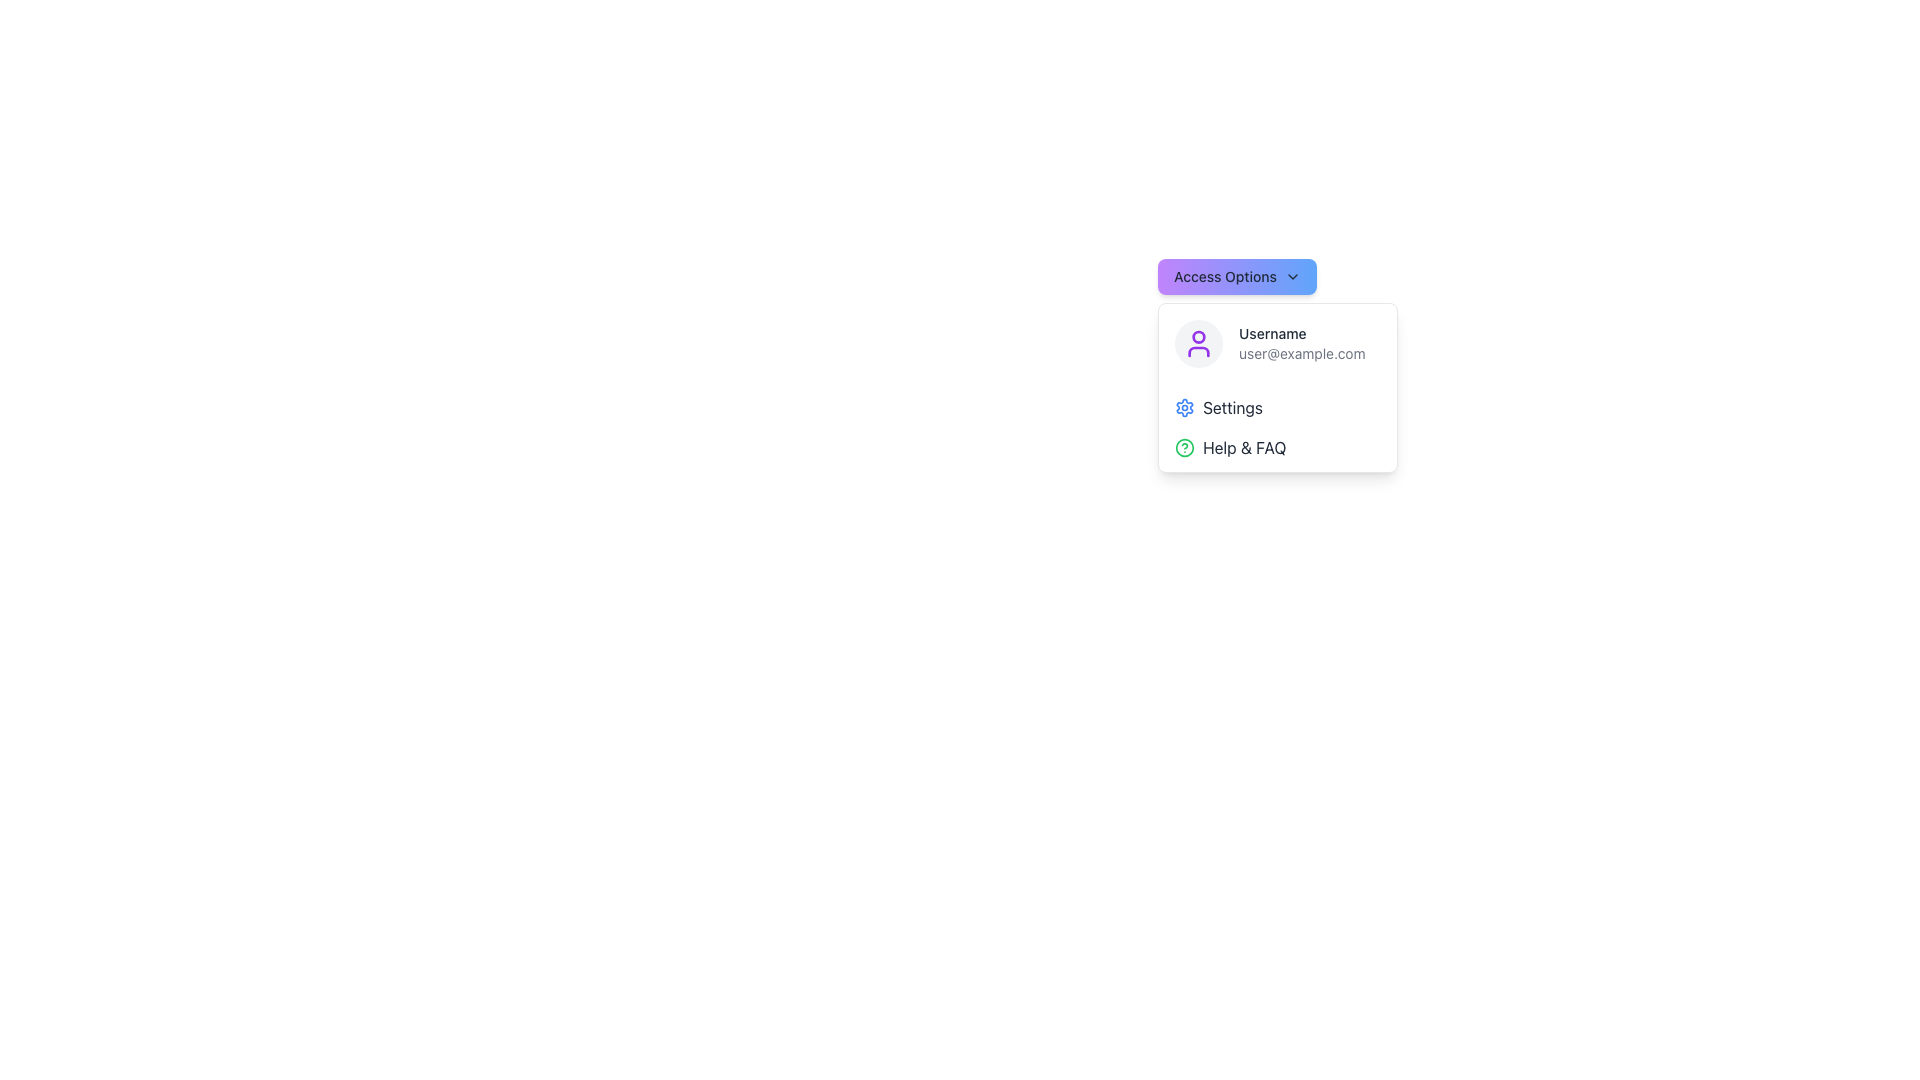 This screenshot has height=1080, width=1920. Describe the element at coordinates (1302, 342) in the screenshot. I see `the Text Display containing 'Username' and 'user@example.com' which is located within a dropdown menu to the right of the user icon` at that location.